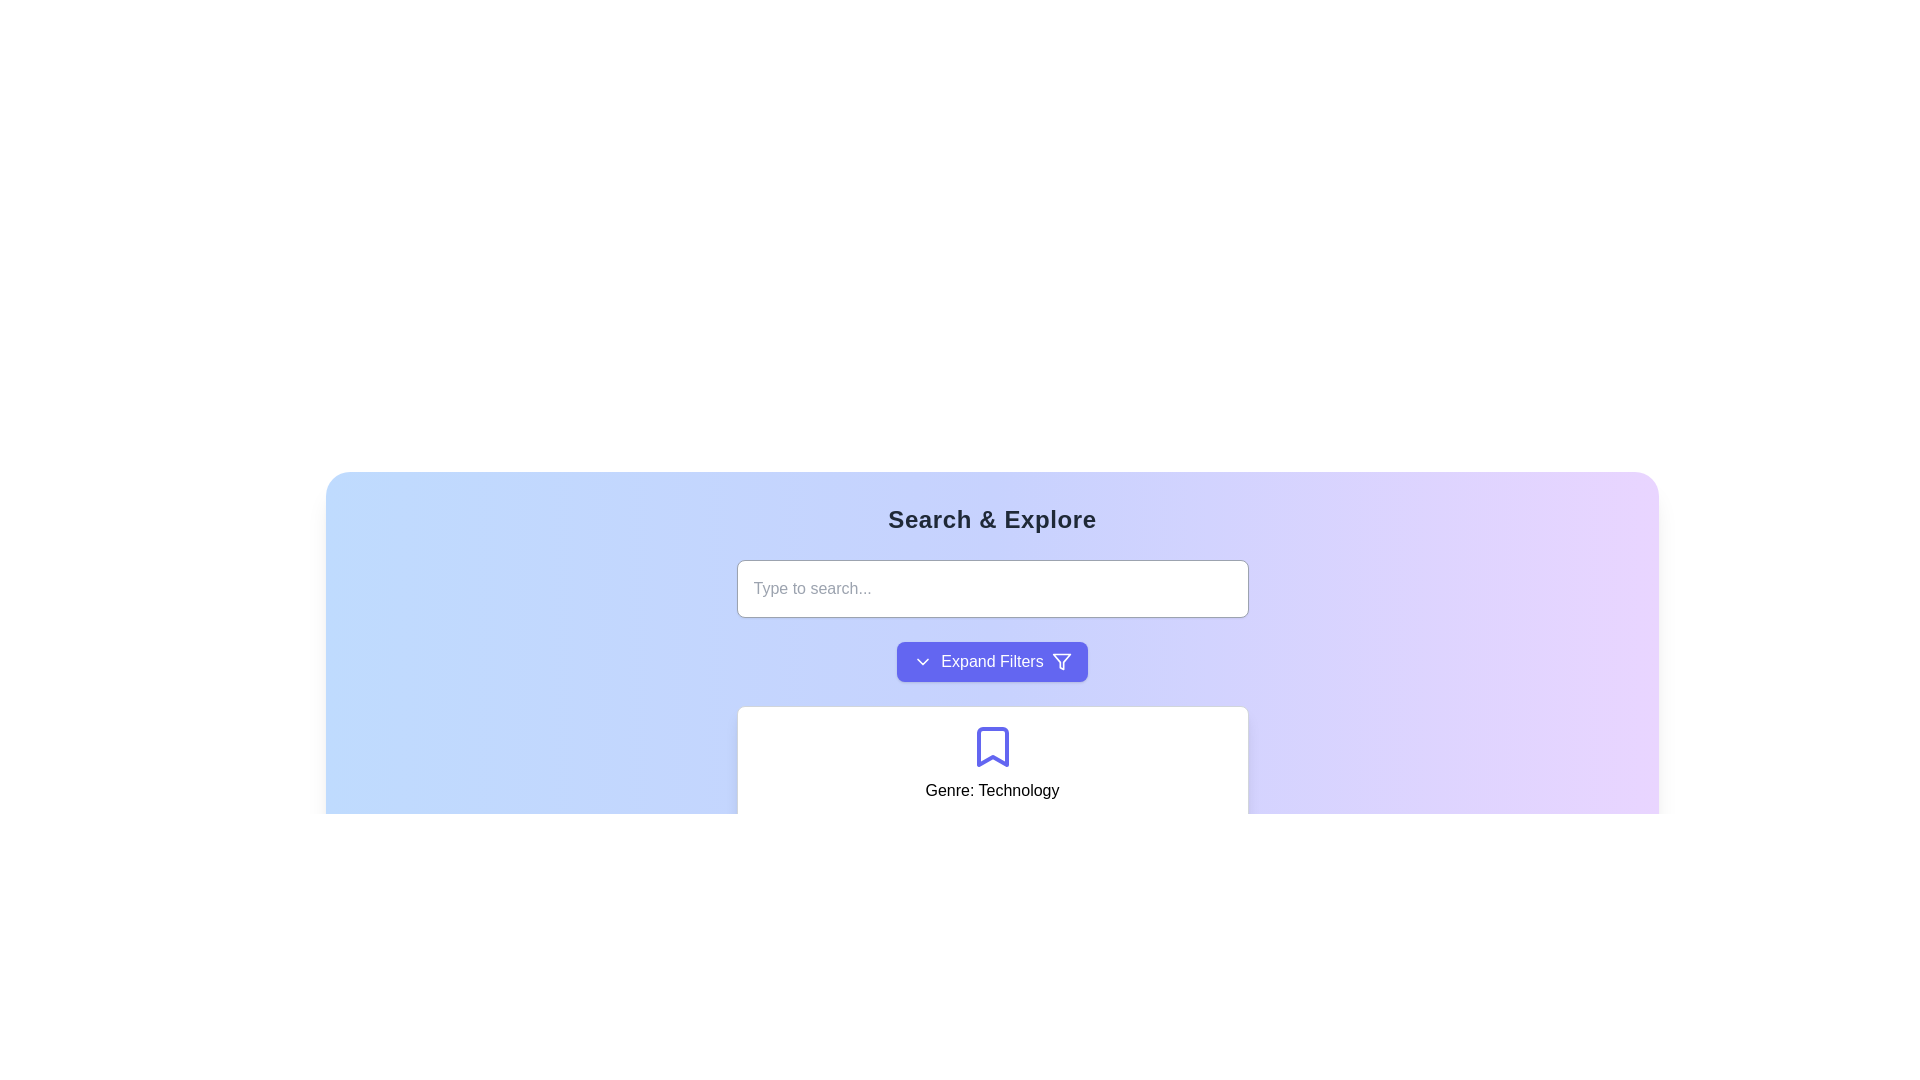  Describe the element at coordinates (922, 662) in the screenshot. I see `the downward-facing chevron icon outlined in white on a blue background, located within the 'Expand Filters' button` at that location.